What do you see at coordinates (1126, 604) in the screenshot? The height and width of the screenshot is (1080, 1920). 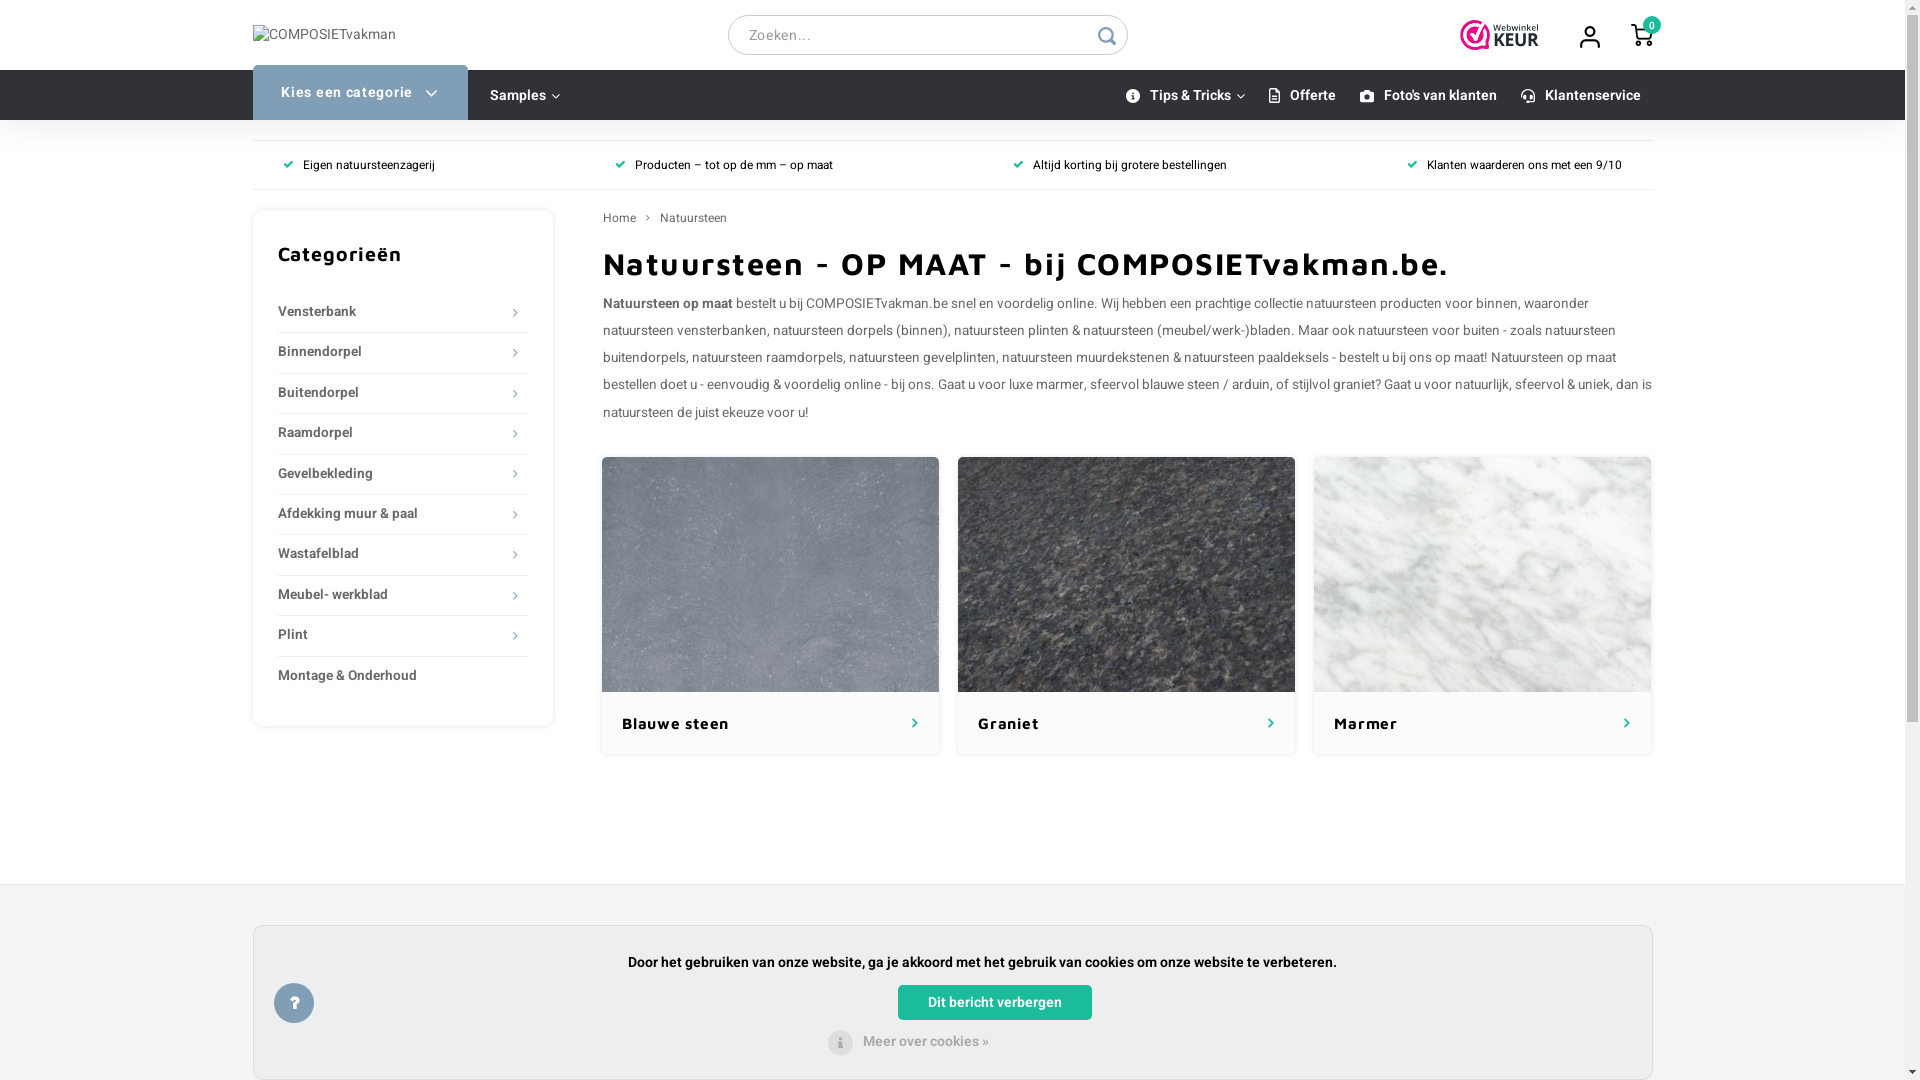 I see `'Graniet'` at bounding box center [1126, 604].